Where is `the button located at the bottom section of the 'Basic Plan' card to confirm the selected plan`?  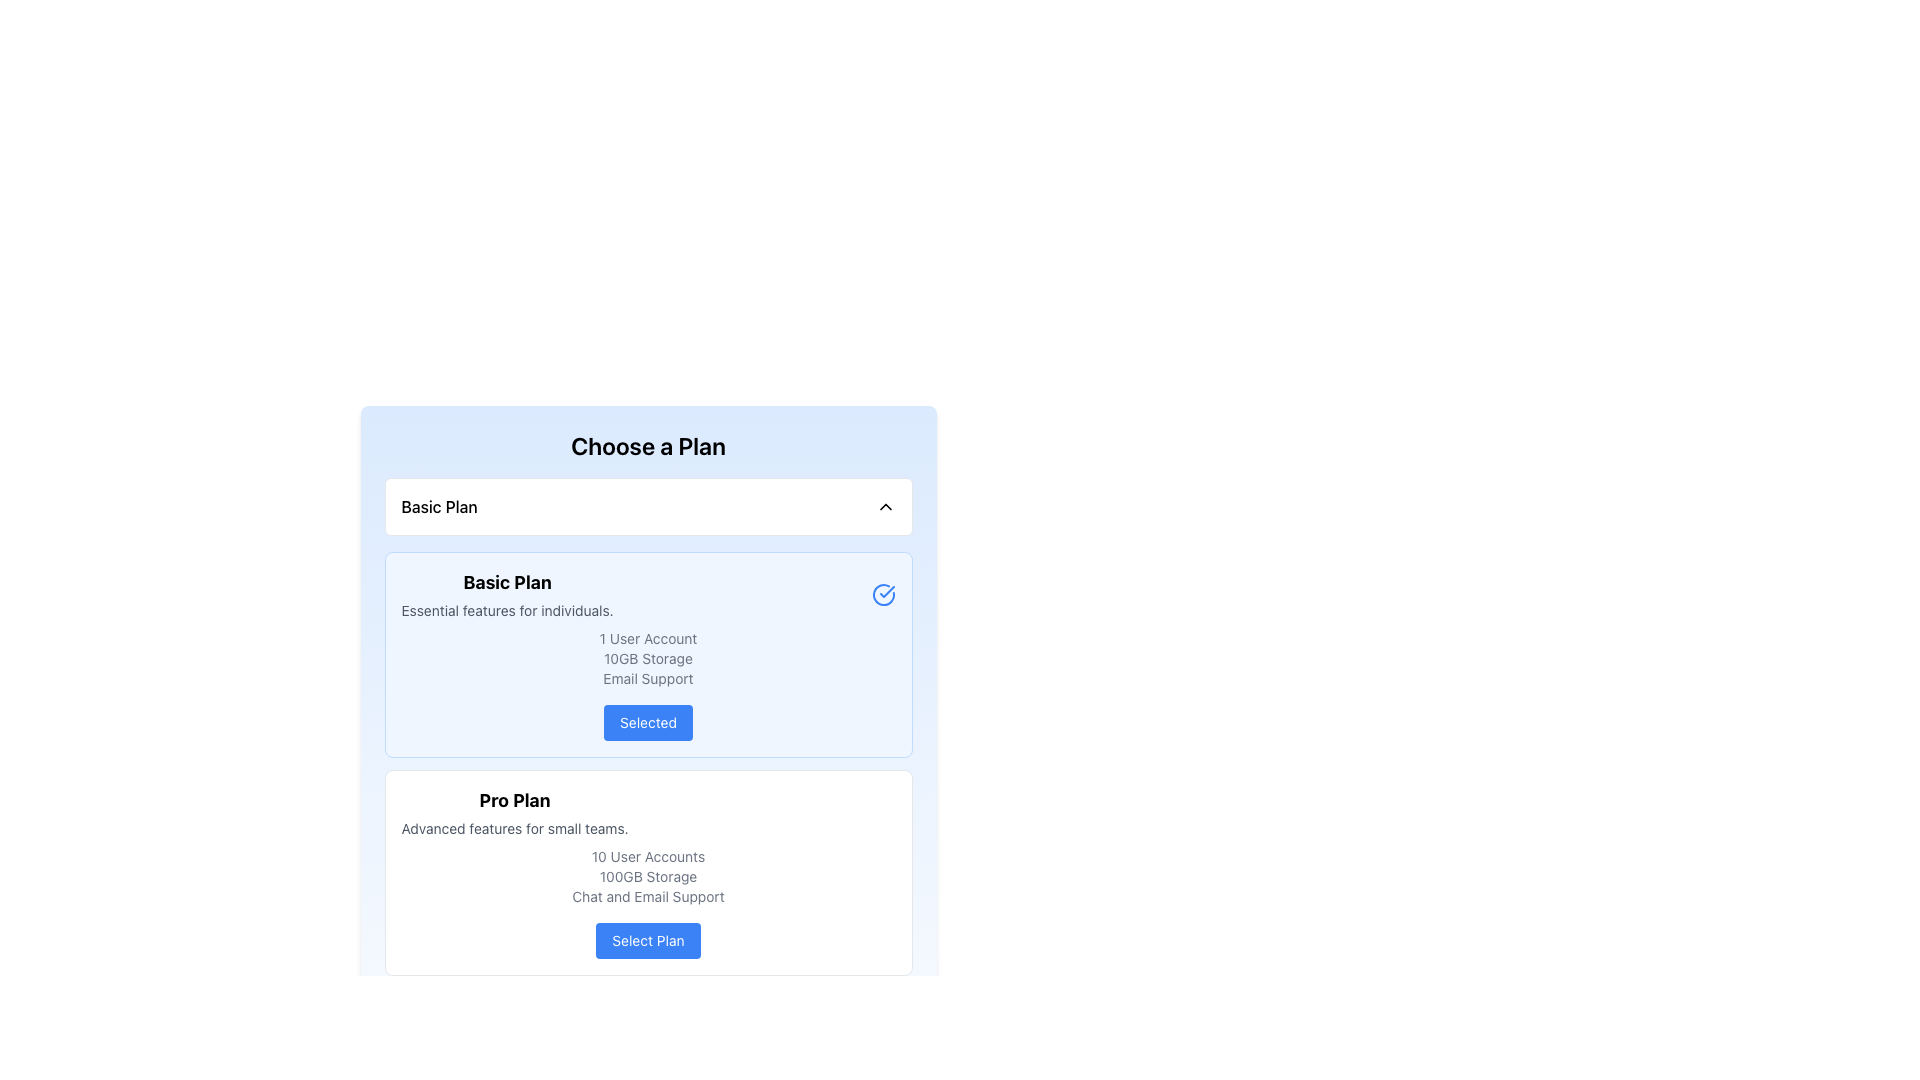 the button located at the bottom section of the 'Basic Plan' card to confirm the selected plan is located at coordinates (648, 722).